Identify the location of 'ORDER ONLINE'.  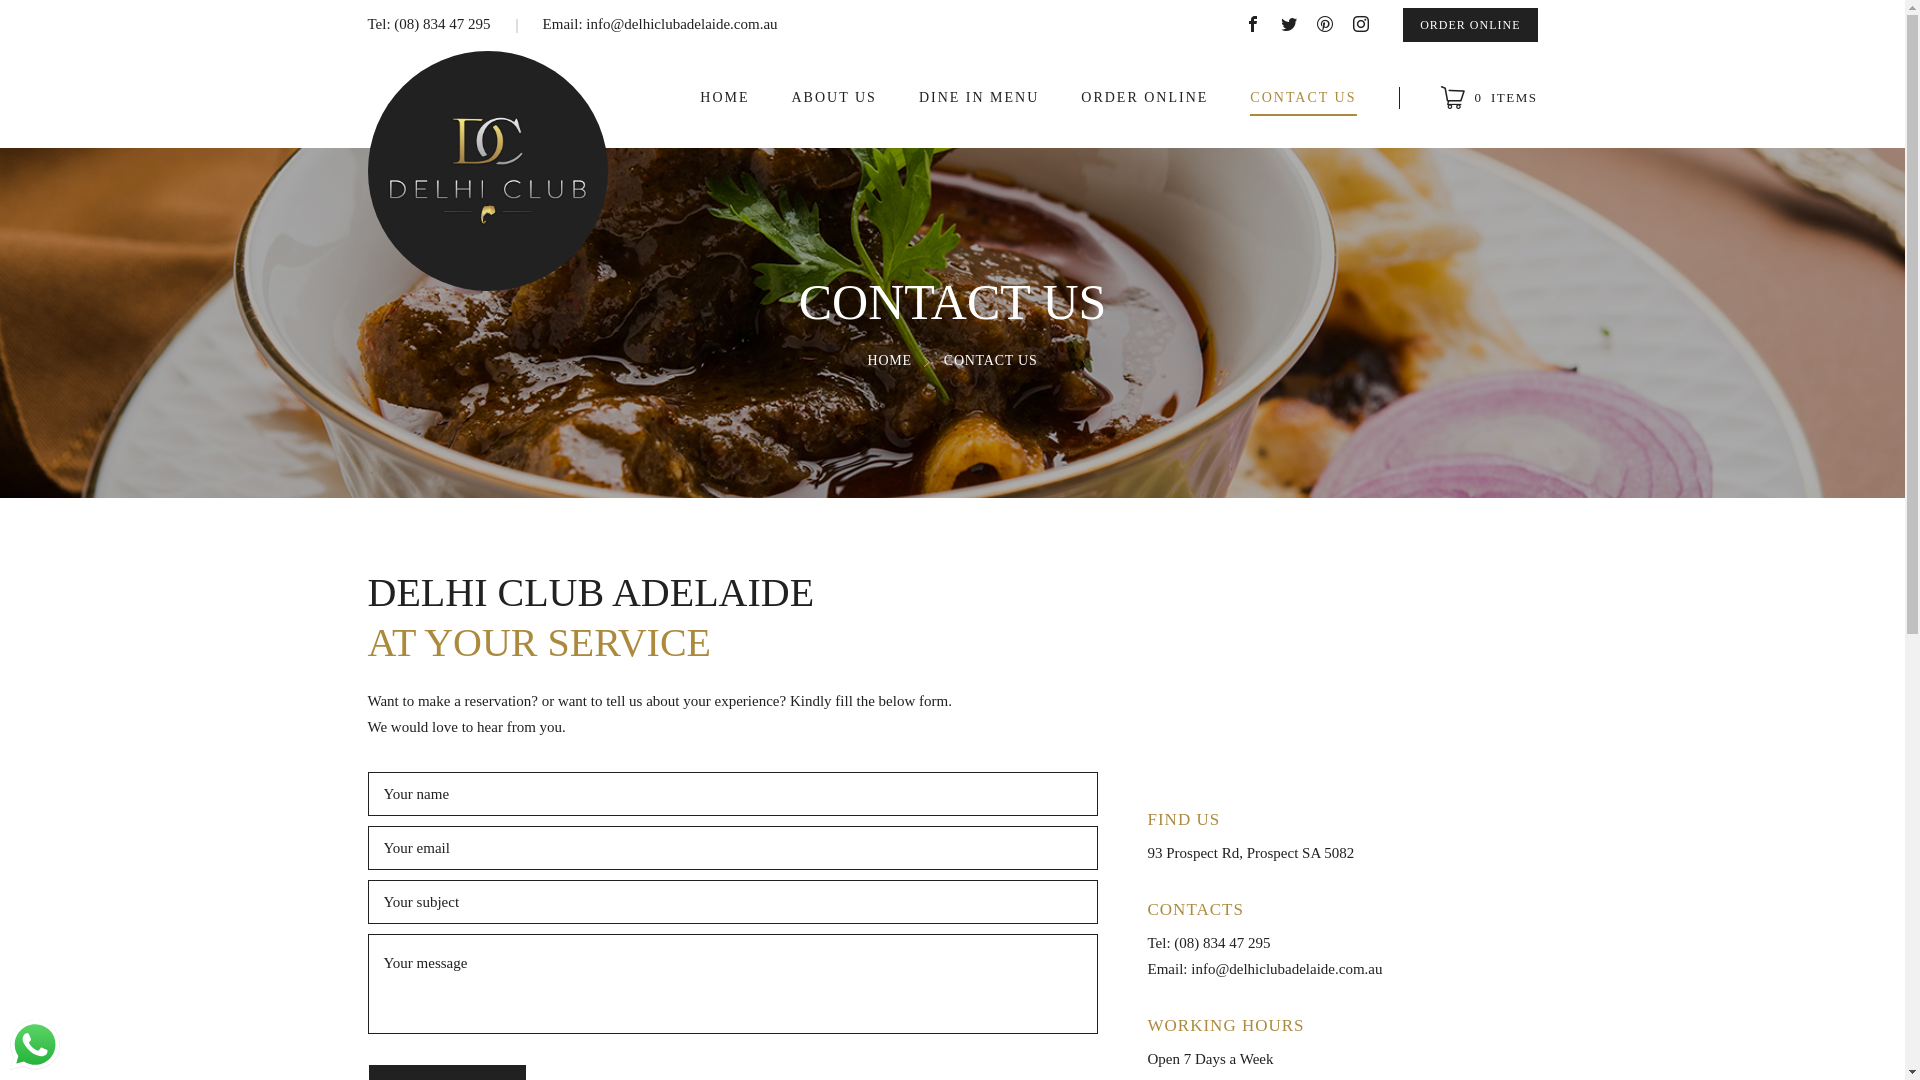
(1469, 24).